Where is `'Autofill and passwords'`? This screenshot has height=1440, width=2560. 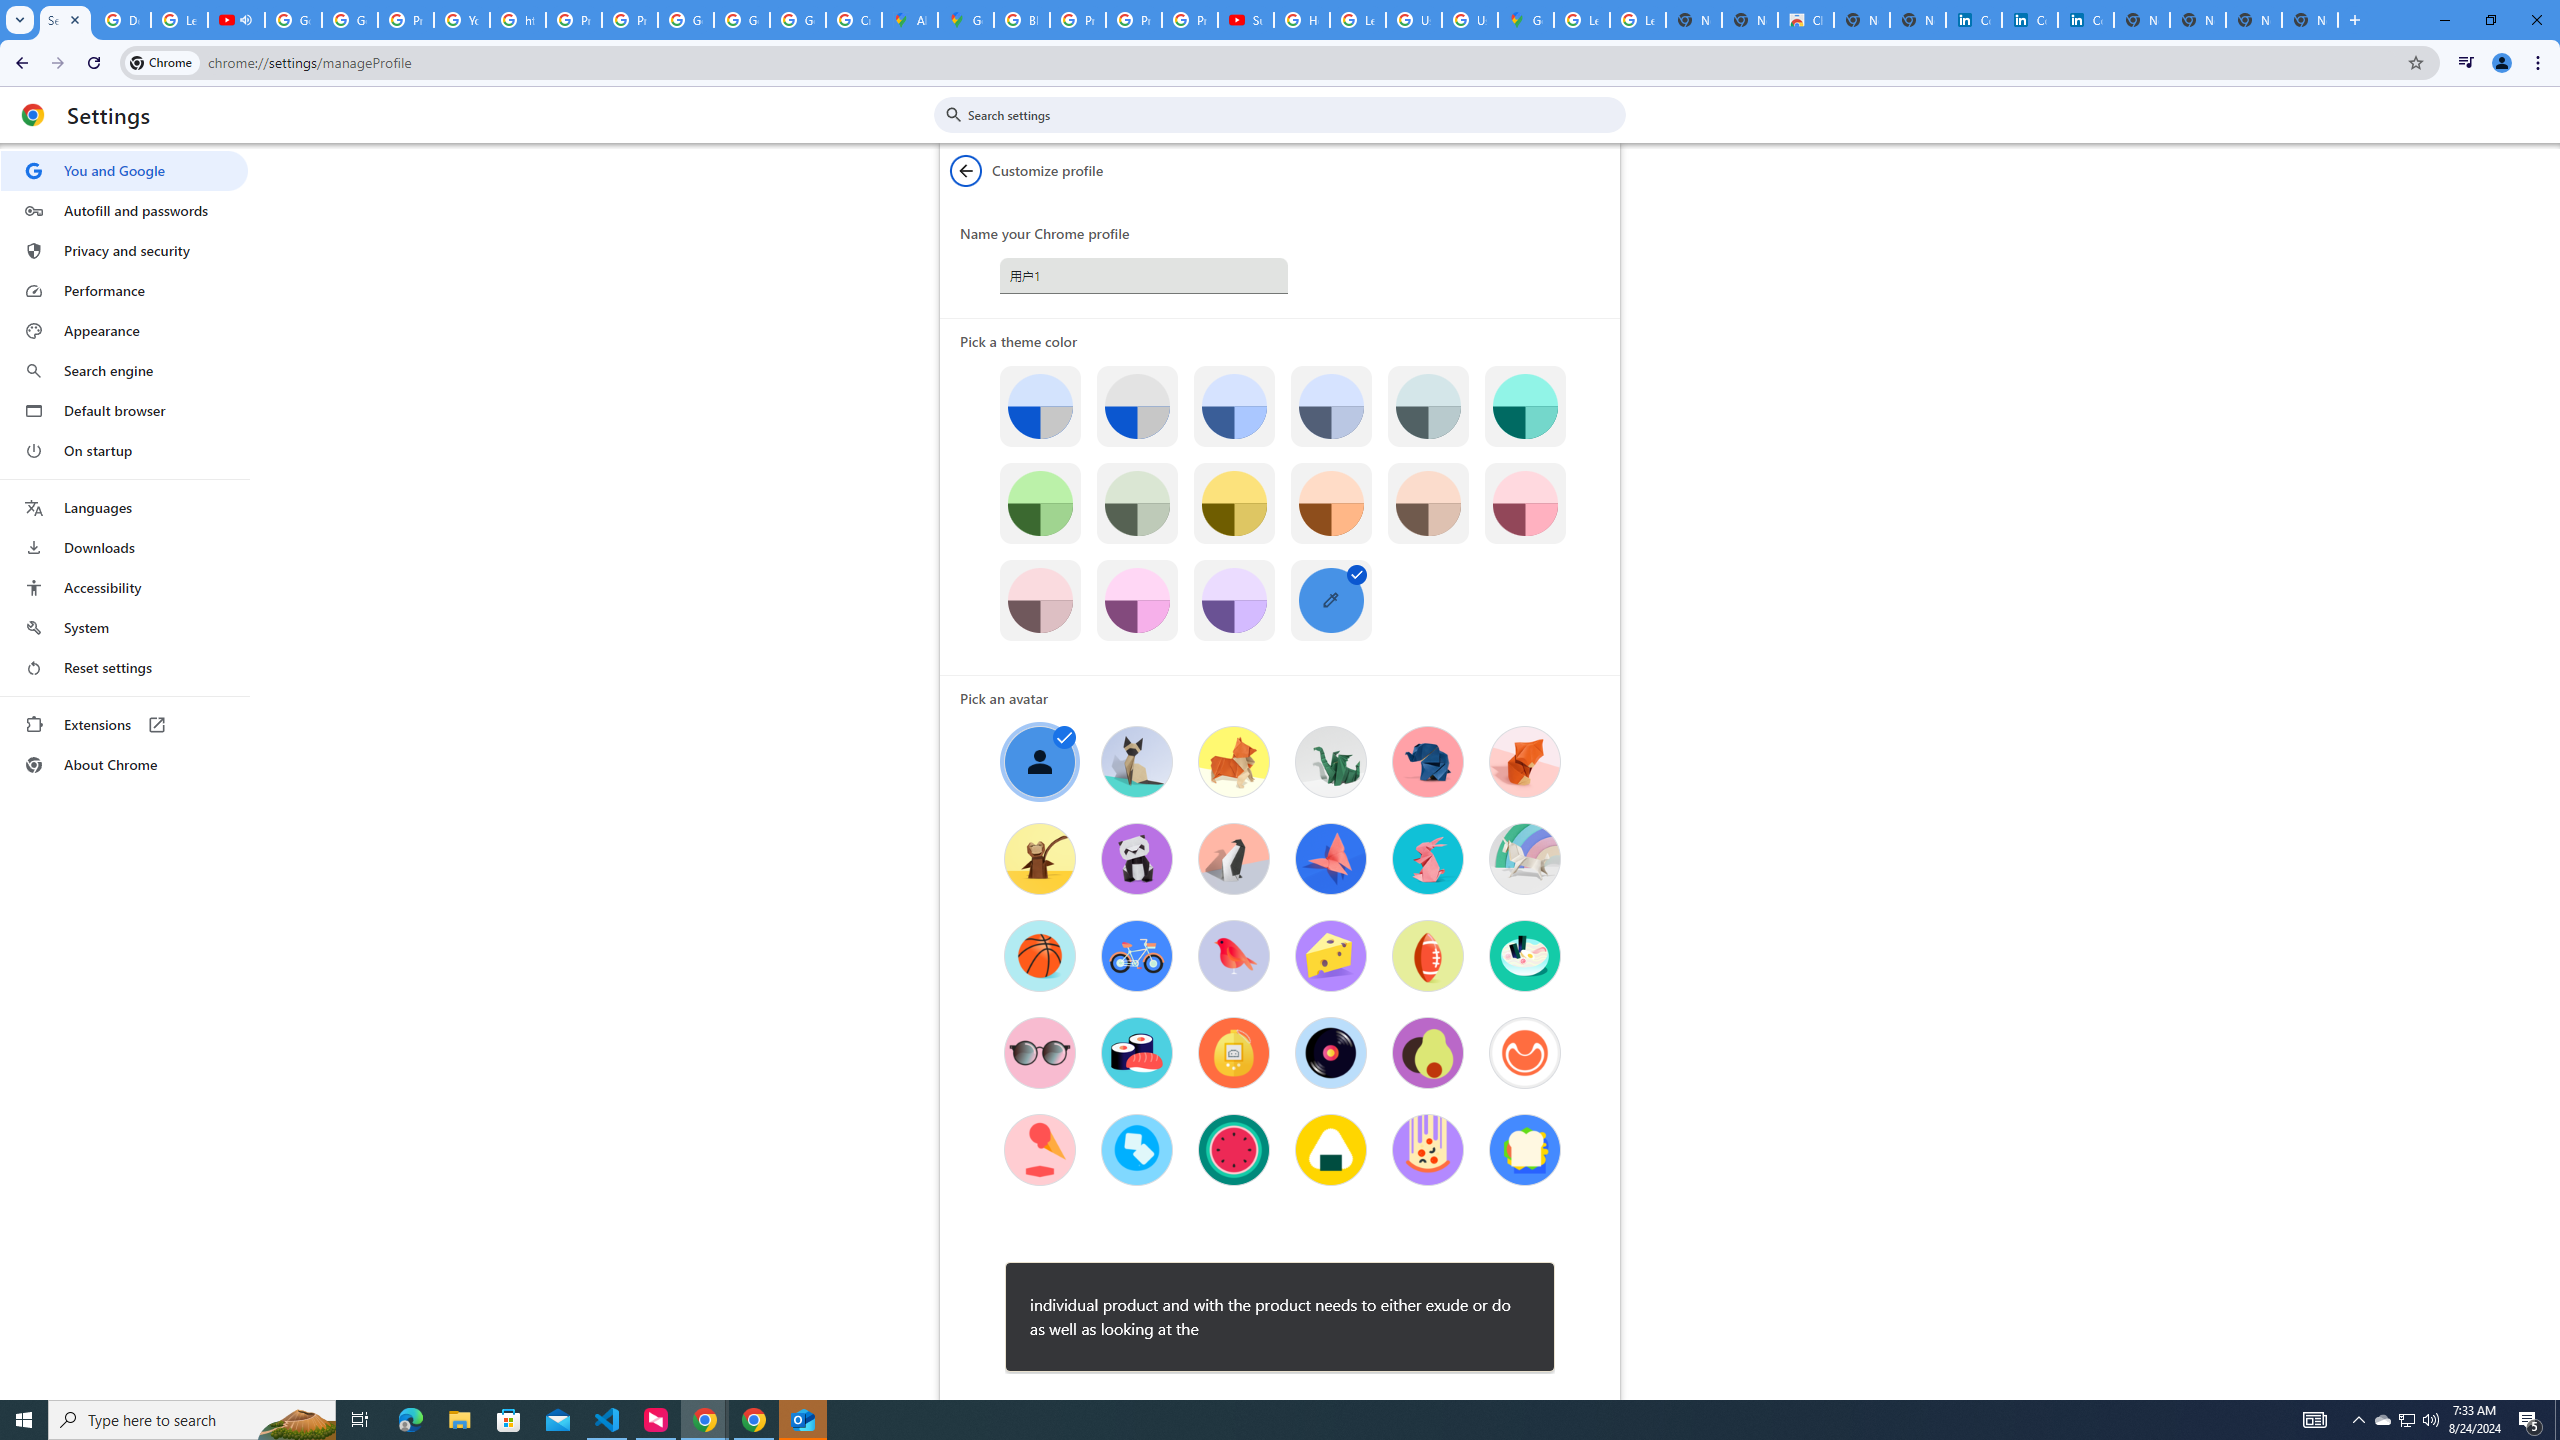
'Autofill and passwords' is located at coordinates (123, 210).